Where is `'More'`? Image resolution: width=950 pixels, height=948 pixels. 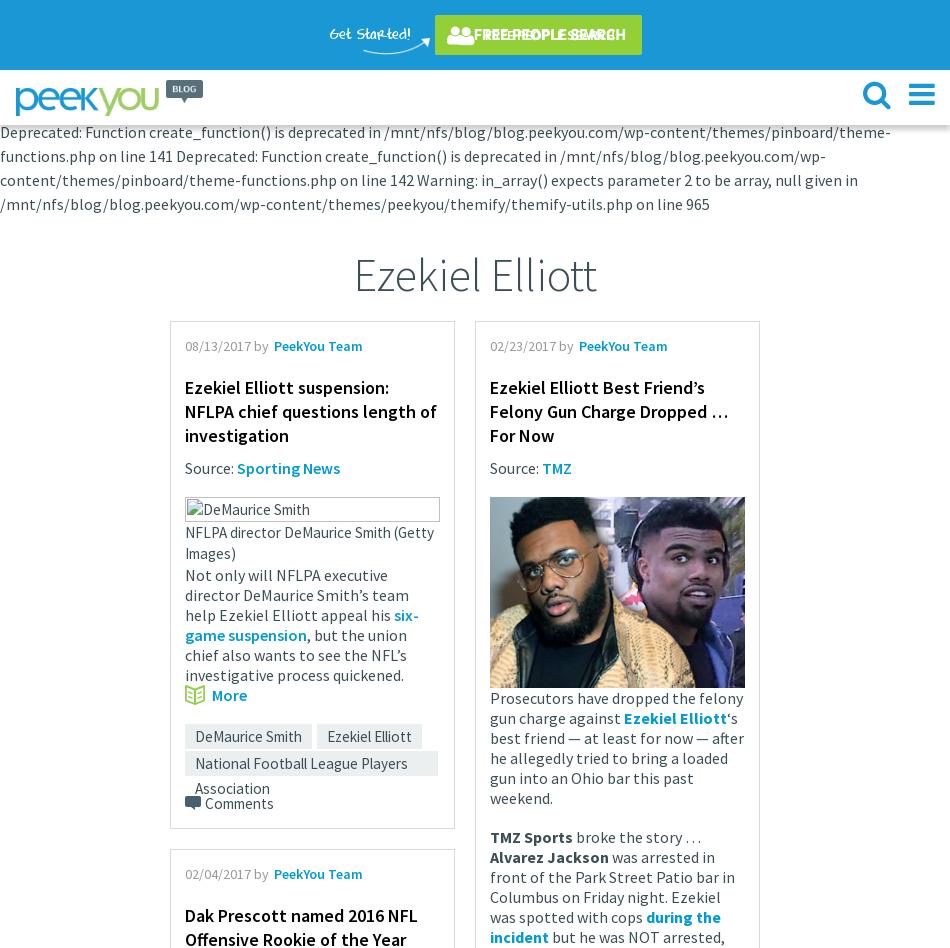
'More' is located at coordinates (229, 693).